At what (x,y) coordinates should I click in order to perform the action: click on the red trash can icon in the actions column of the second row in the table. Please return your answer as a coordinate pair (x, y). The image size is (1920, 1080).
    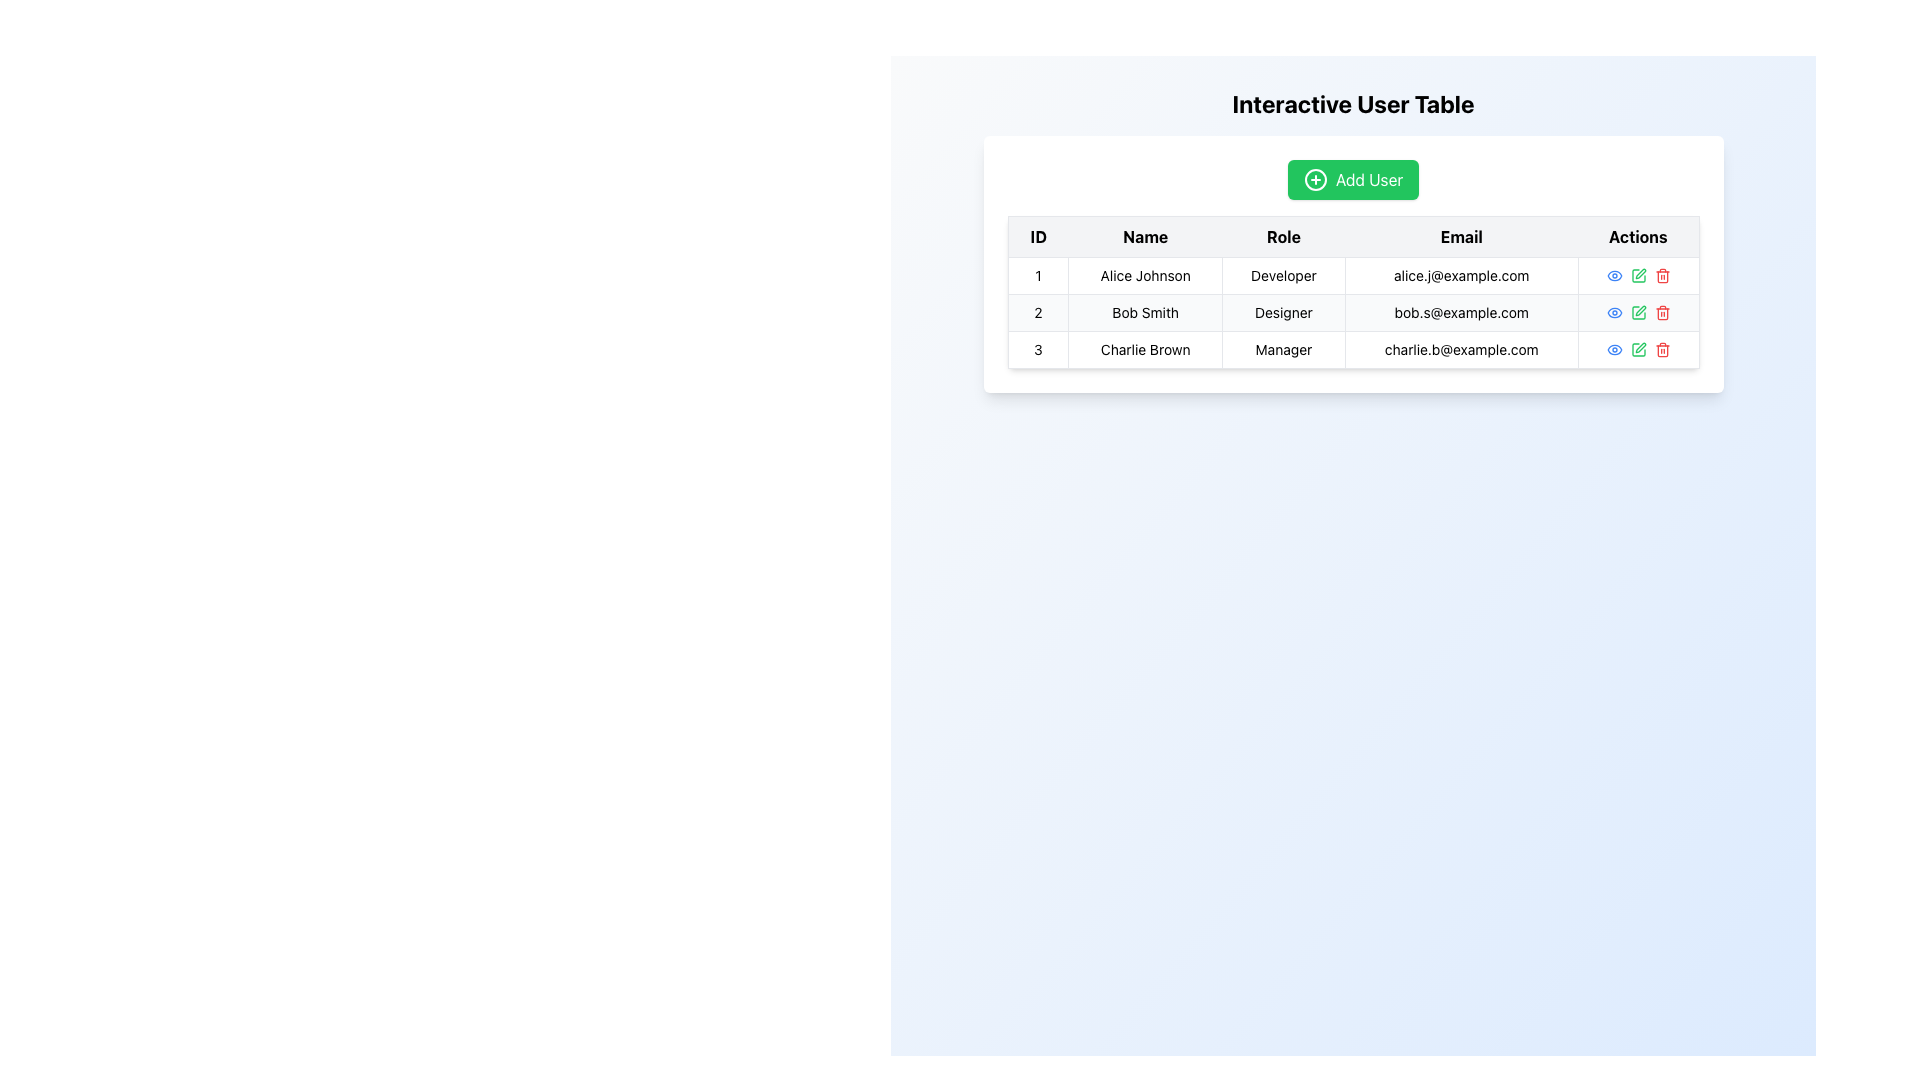
    Looking at the image, I should click on (1662, 312).